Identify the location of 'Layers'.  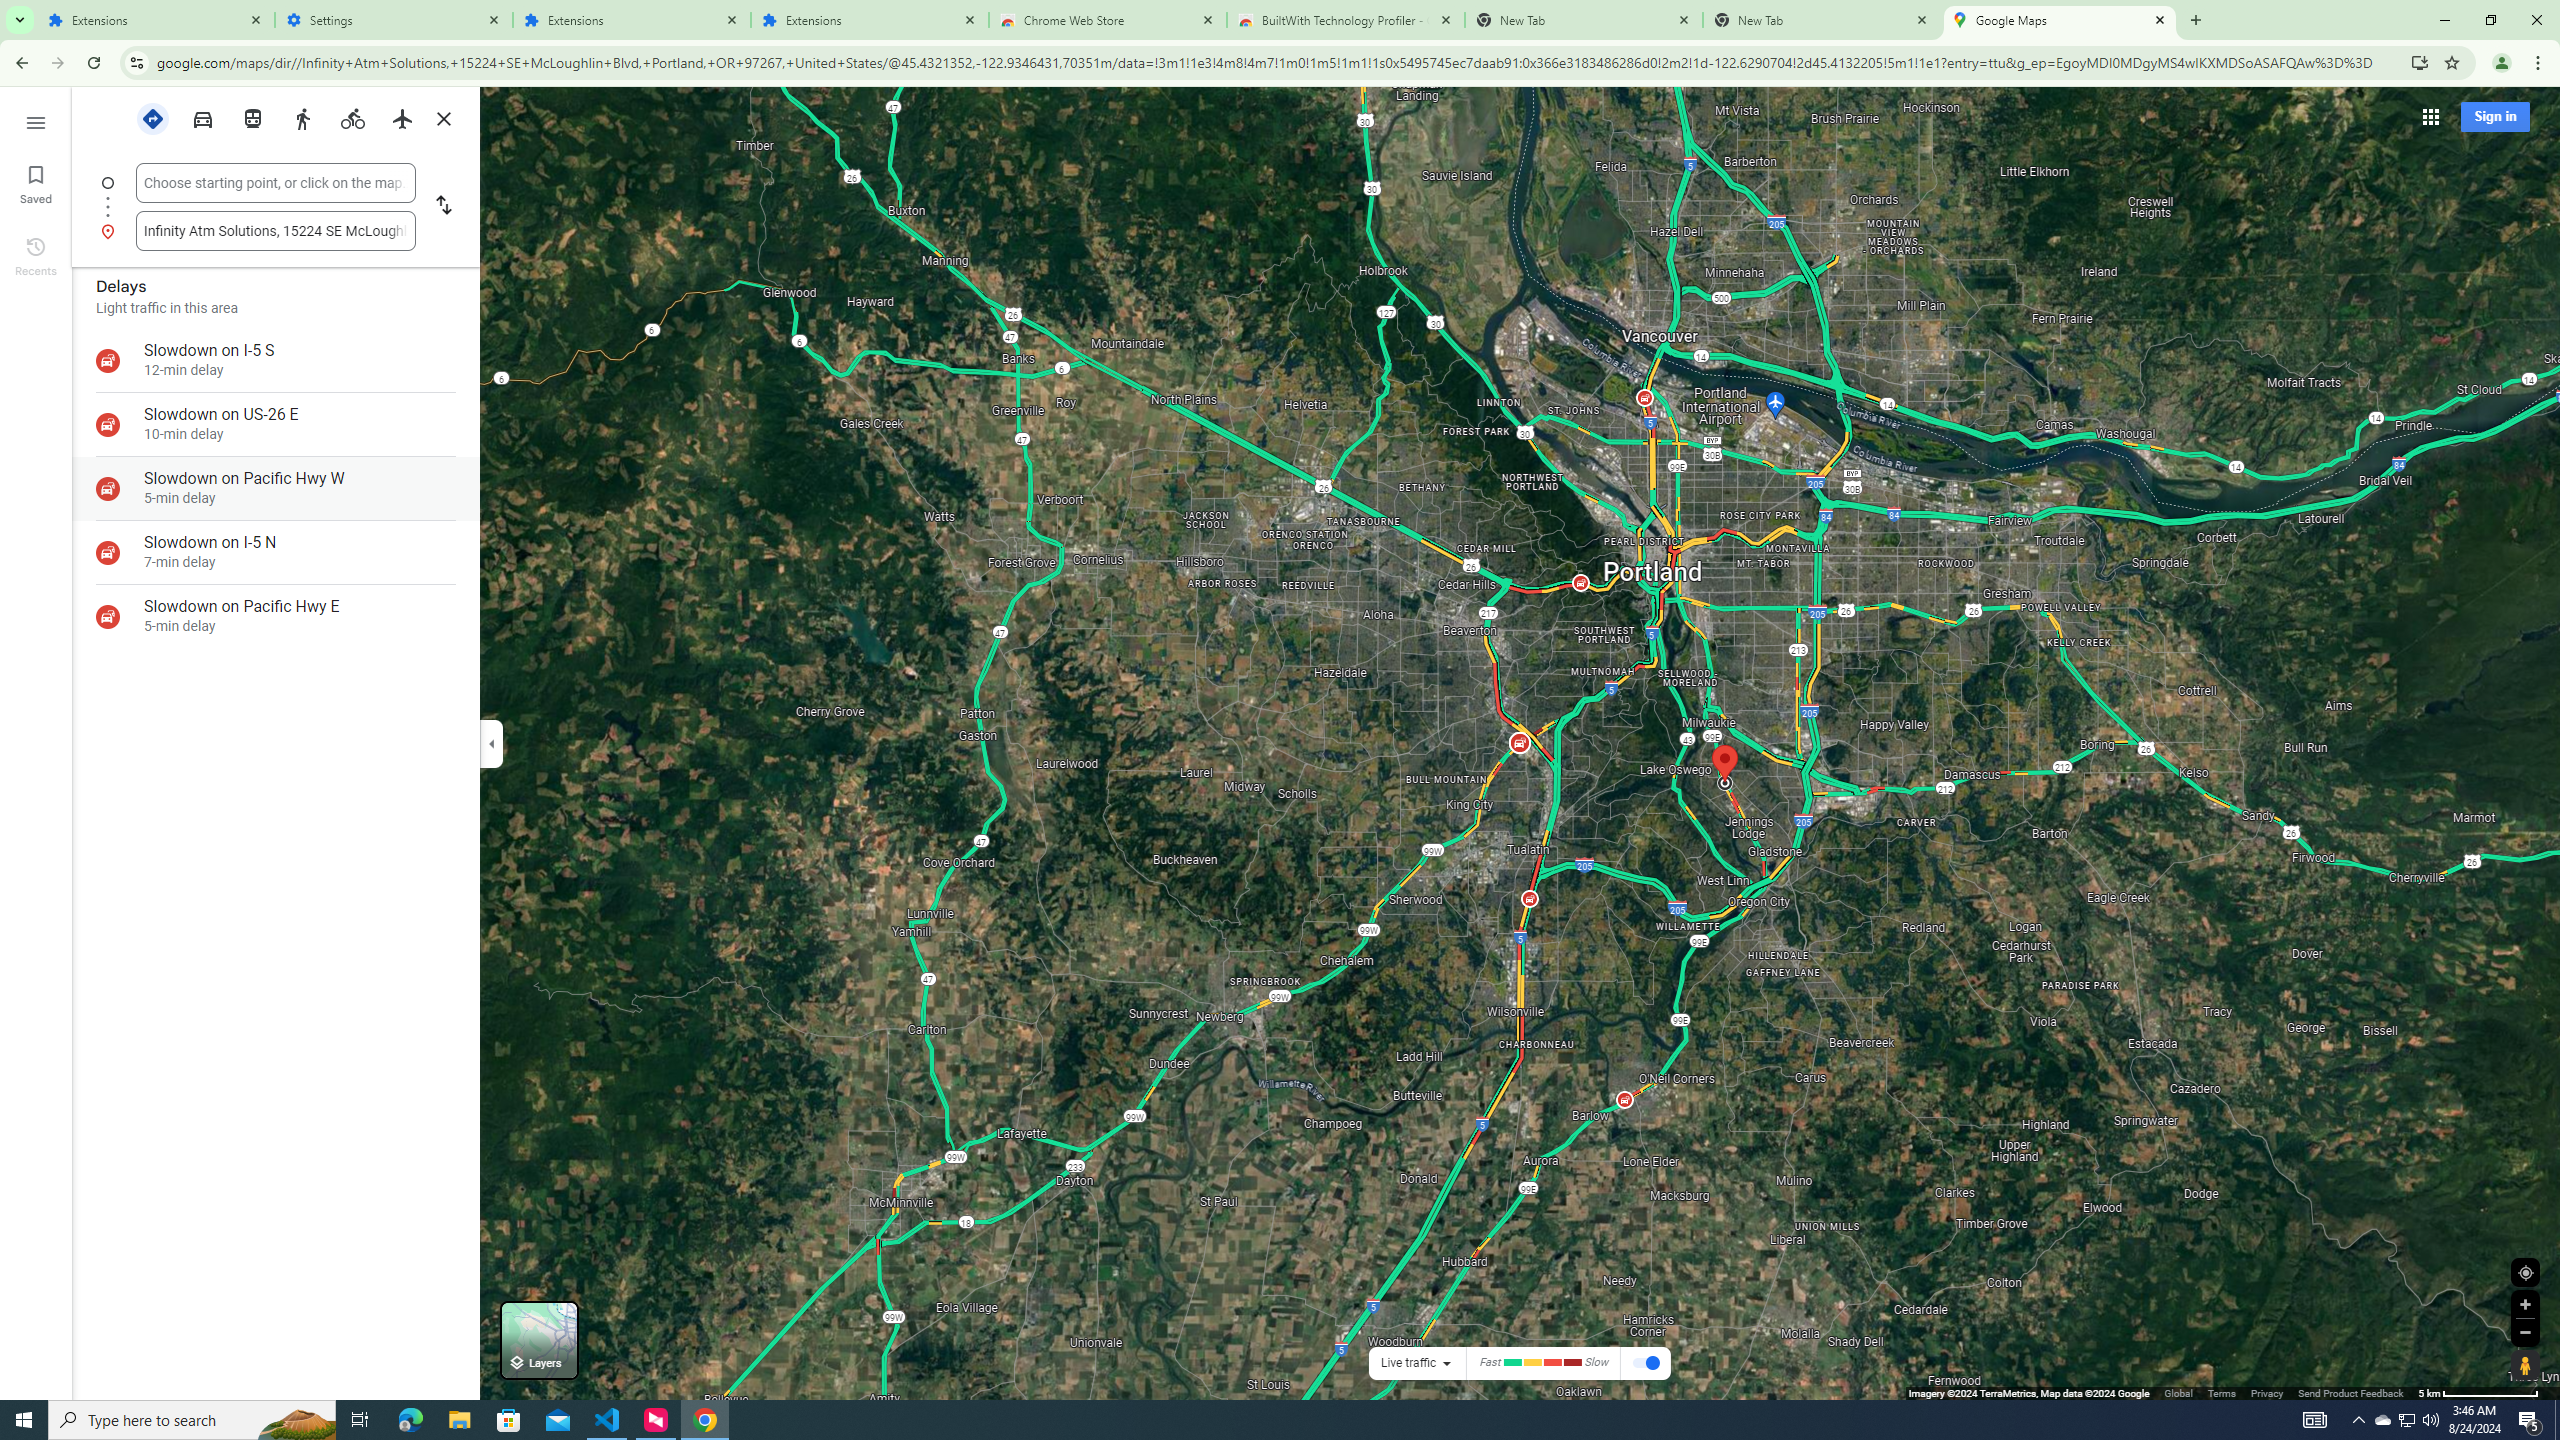
(538, 1340).